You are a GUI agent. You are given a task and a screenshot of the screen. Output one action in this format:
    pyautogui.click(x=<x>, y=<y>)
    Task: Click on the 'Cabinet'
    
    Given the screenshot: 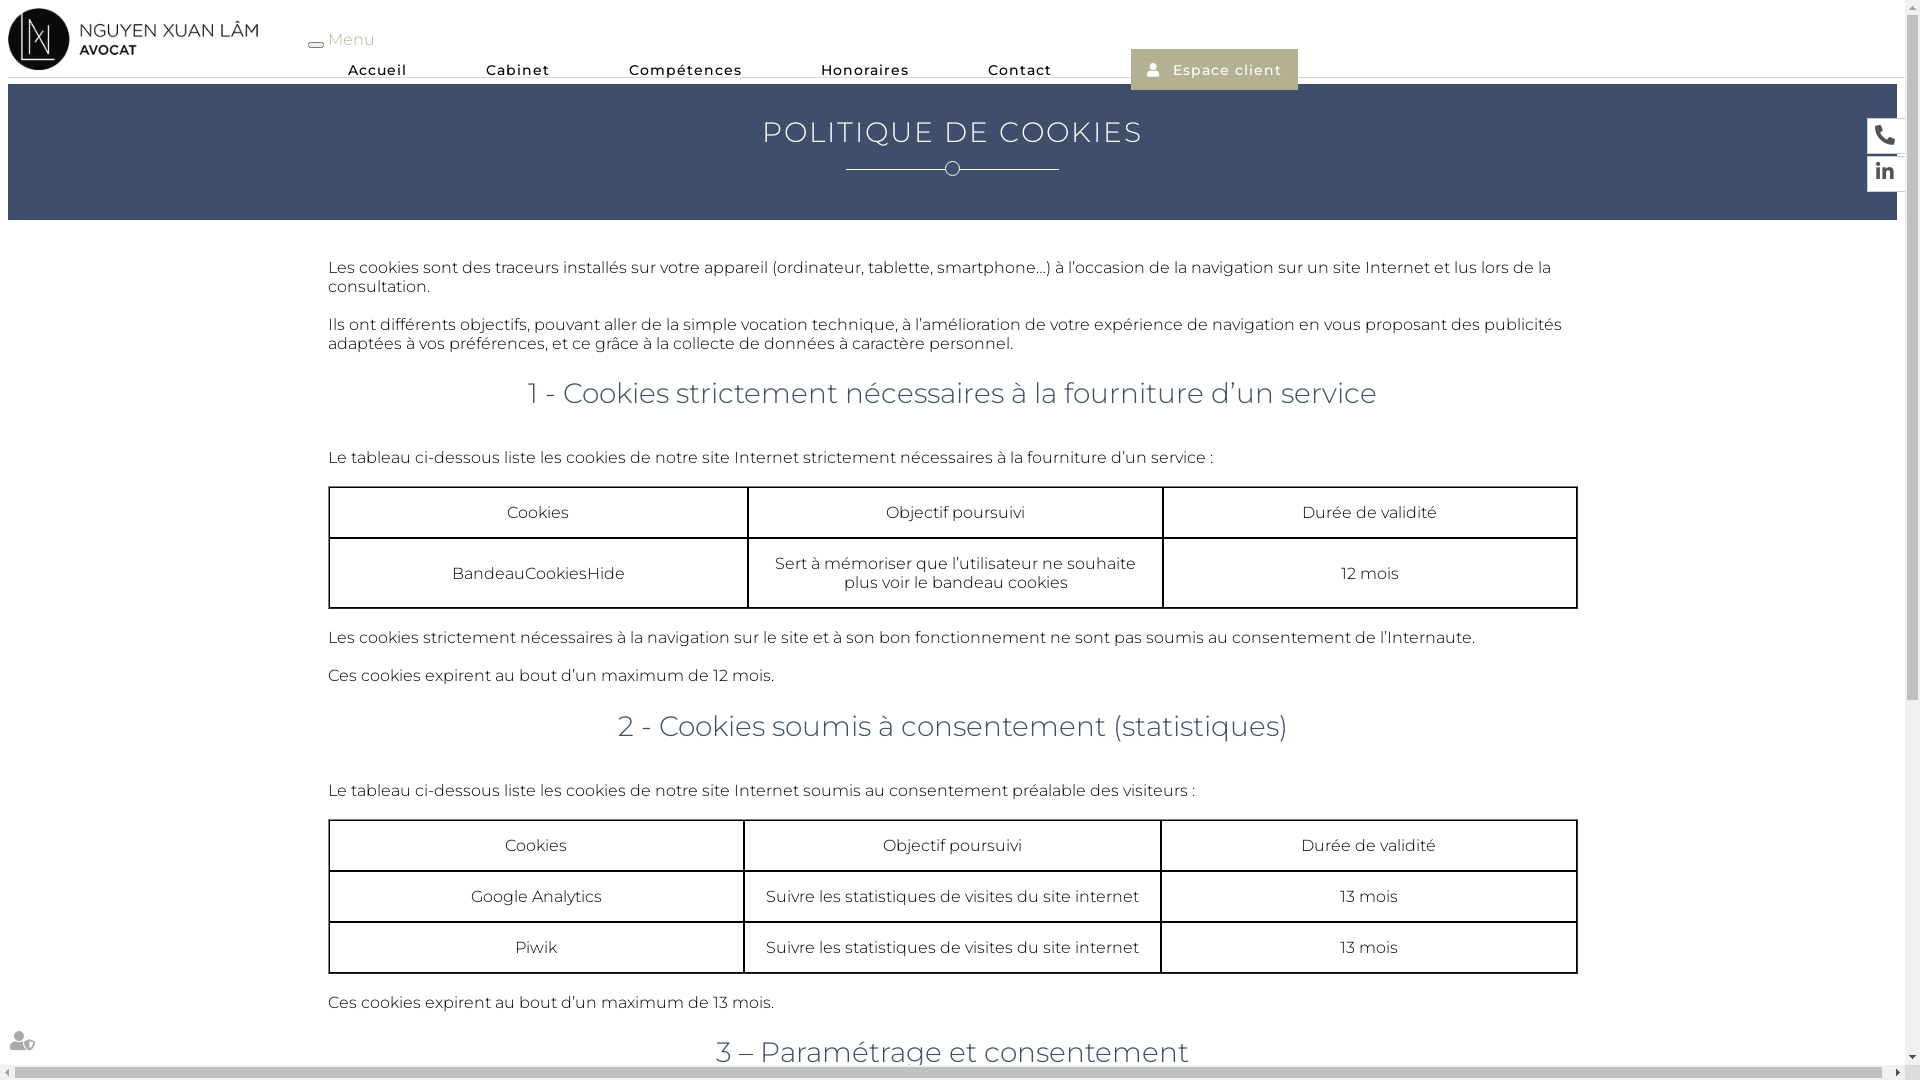 What is the action you would take?
    pyautogui.click(x=518, y=72)
    